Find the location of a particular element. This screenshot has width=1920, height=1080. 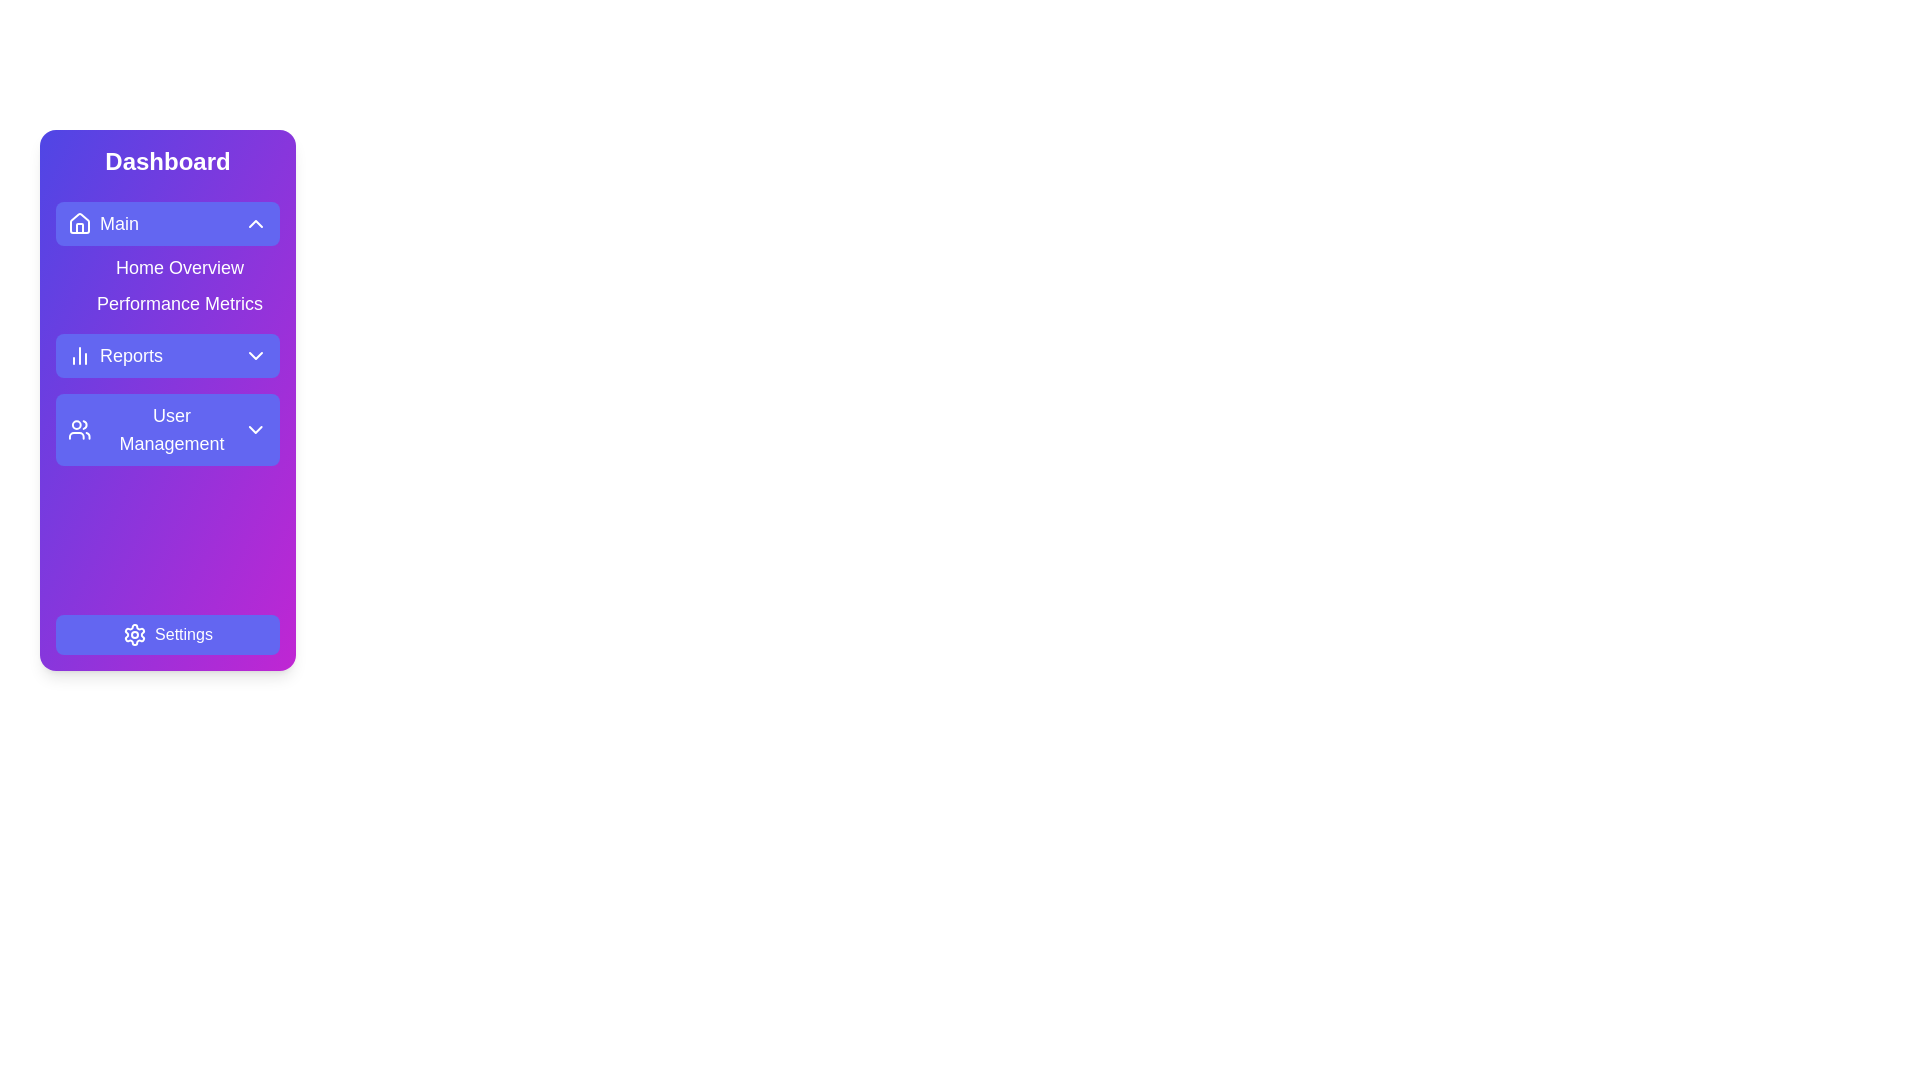

the column chart icon located to the left of the 'Reports' label in the second row of the navigation menu on the sidebar is located at coordinates (80, 354).